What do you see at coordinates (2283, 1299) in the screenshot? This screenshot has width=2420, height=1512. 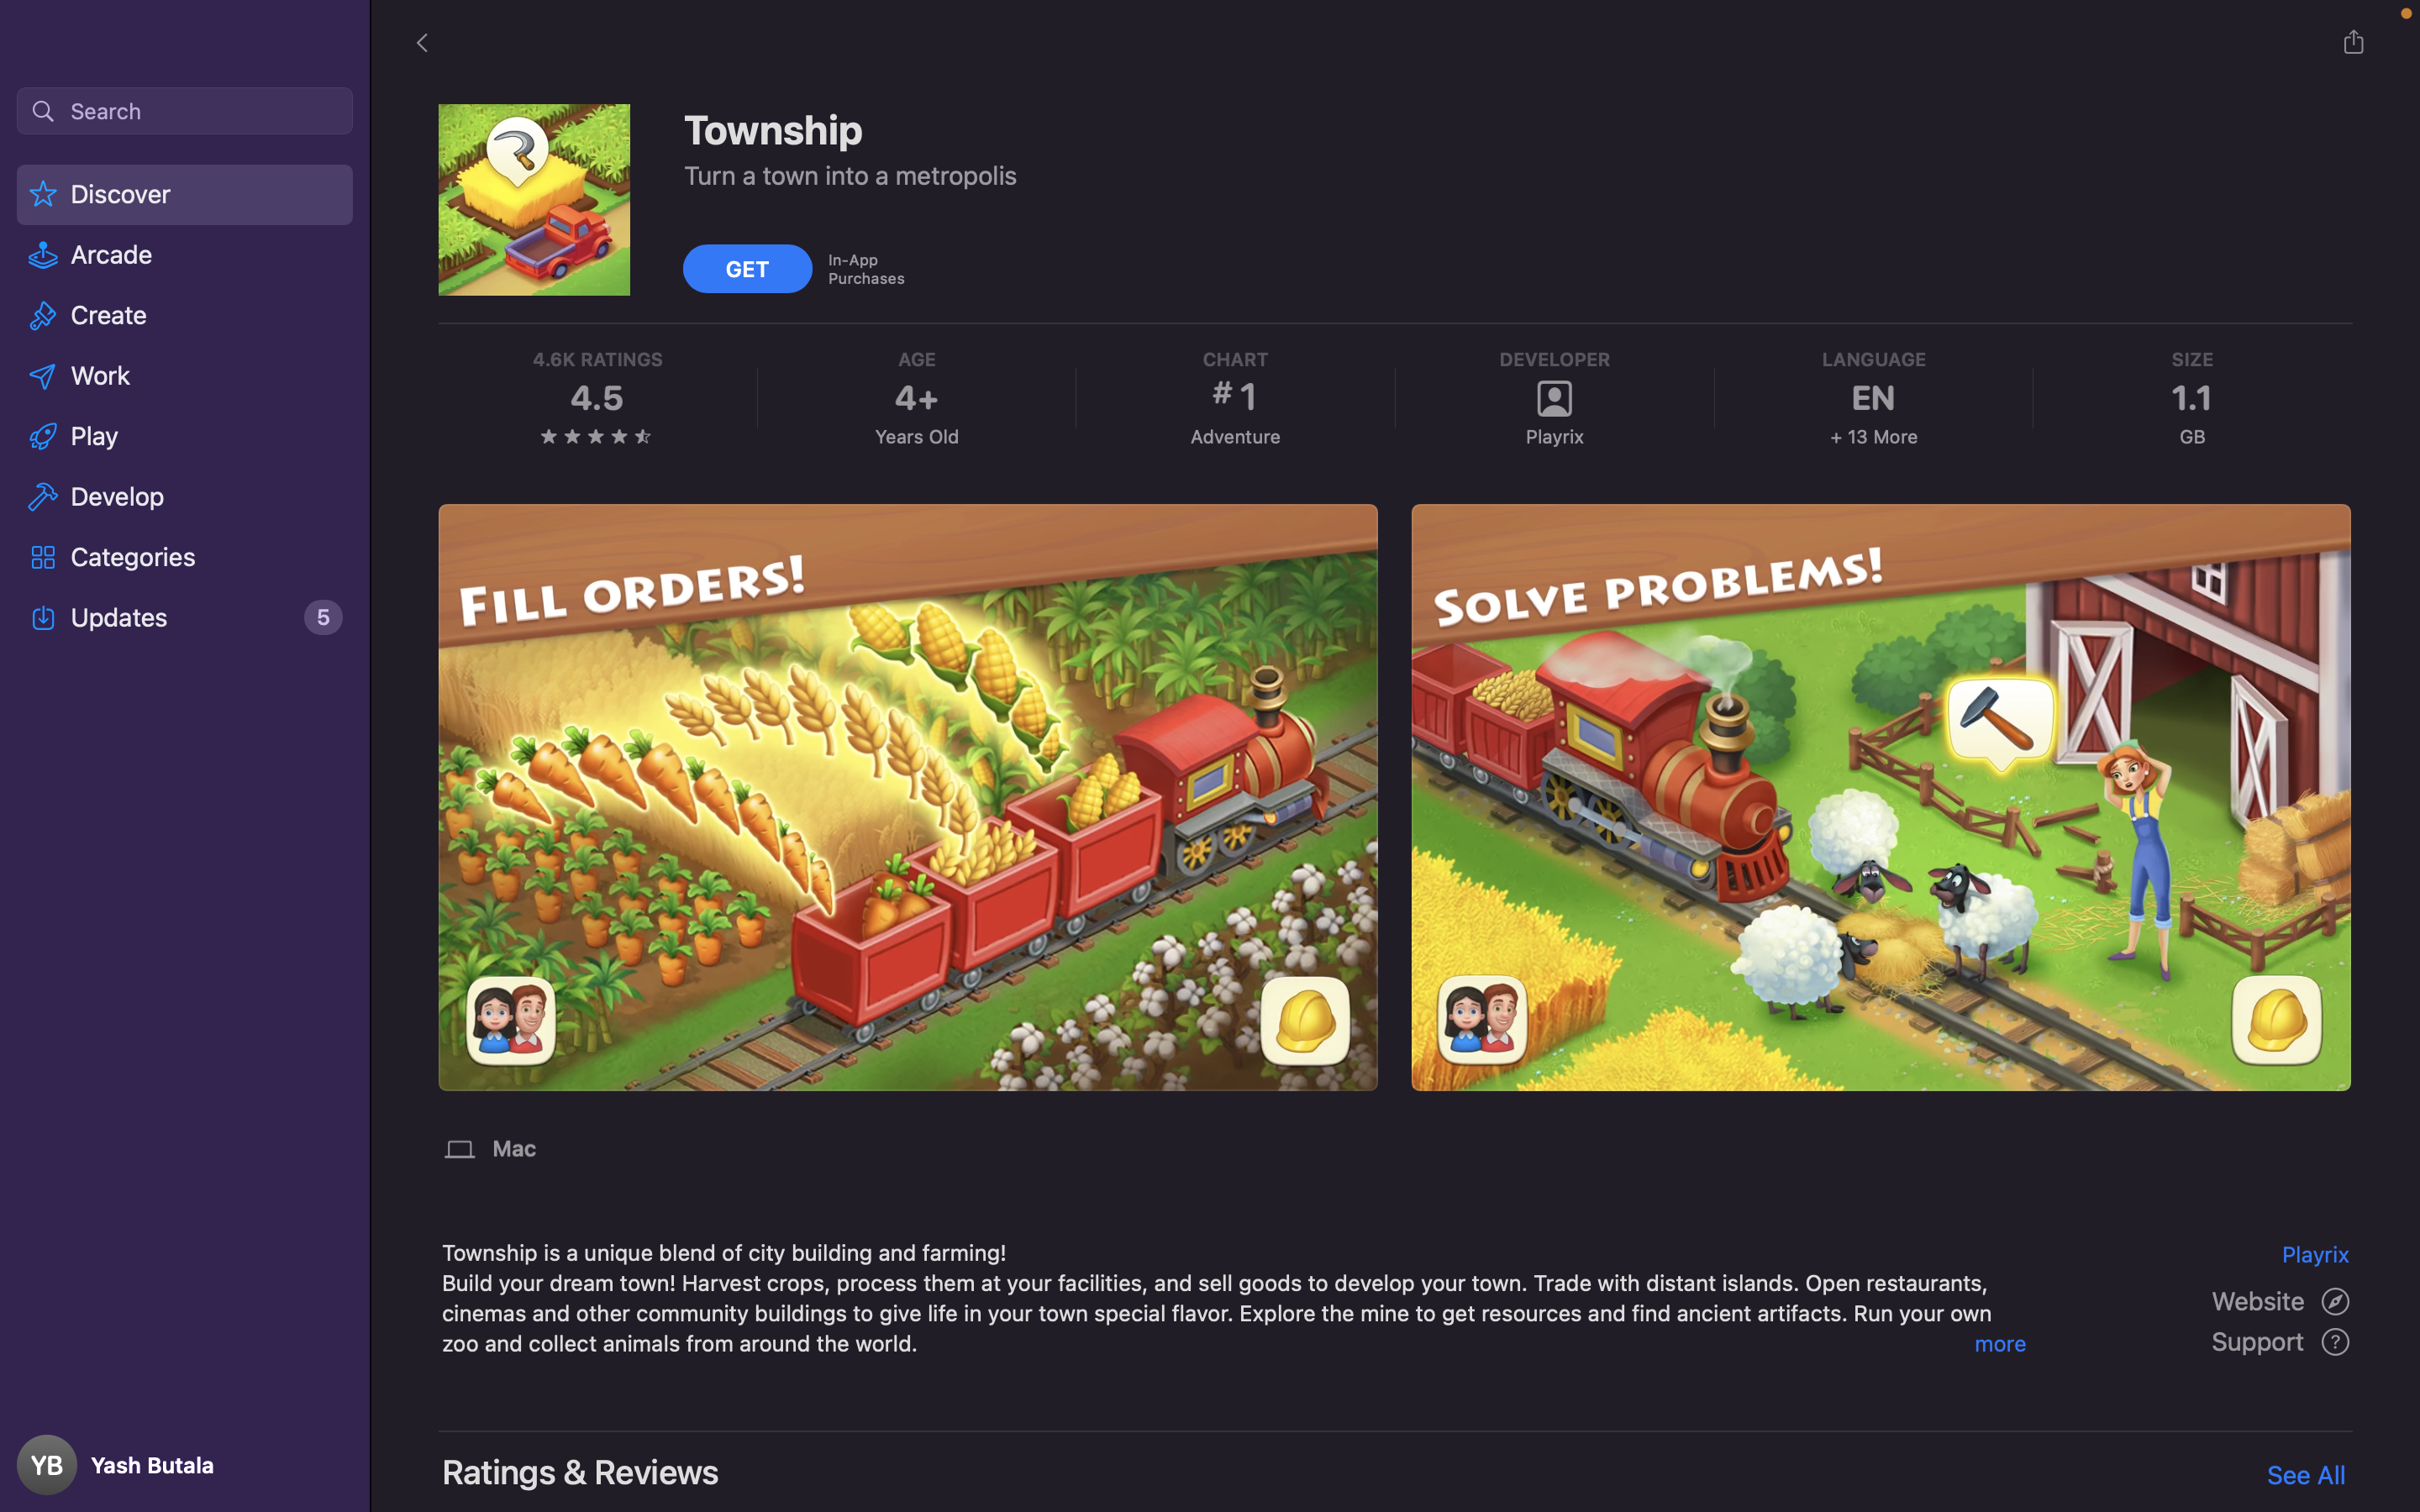 I see `the website for the application` at bounding box center [2283, 1299].